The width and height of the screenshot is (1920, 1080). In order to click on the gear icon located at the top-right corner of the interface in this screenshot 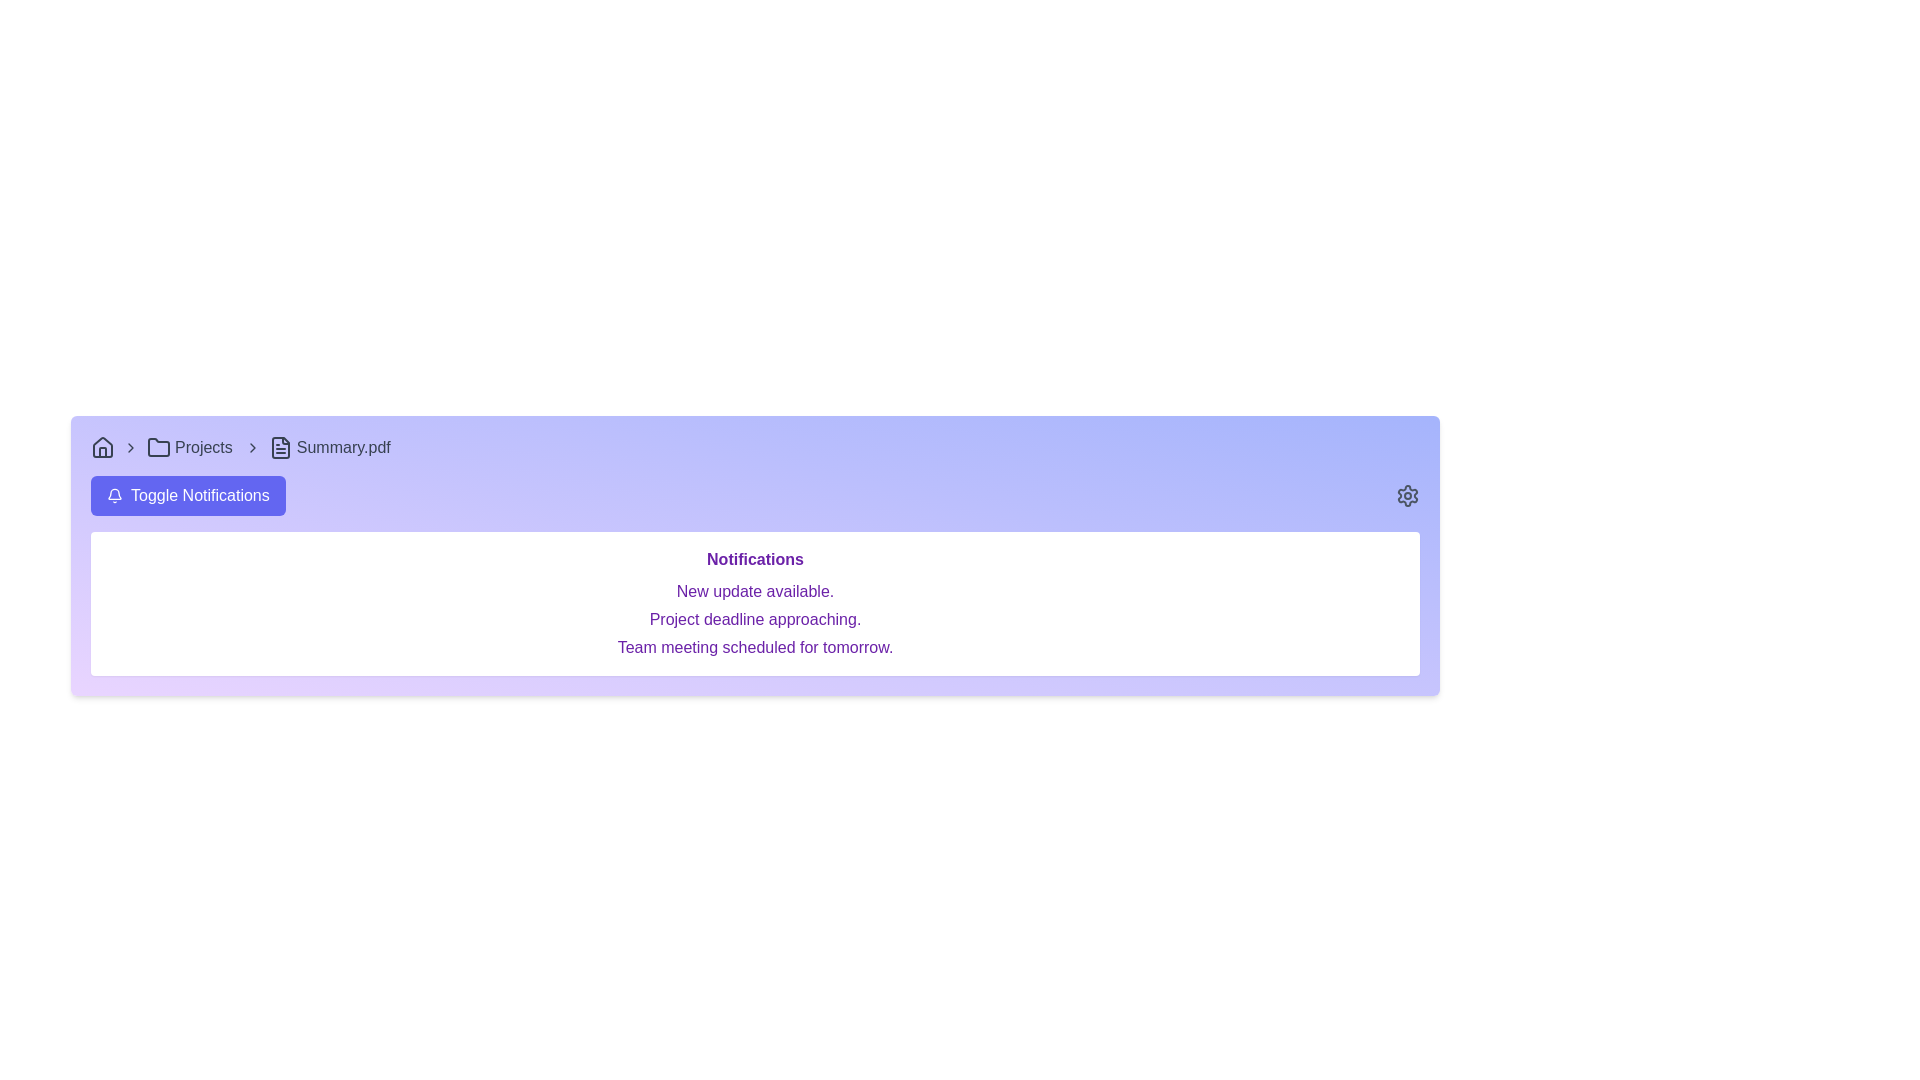, I will do `click(1406, 495)`.